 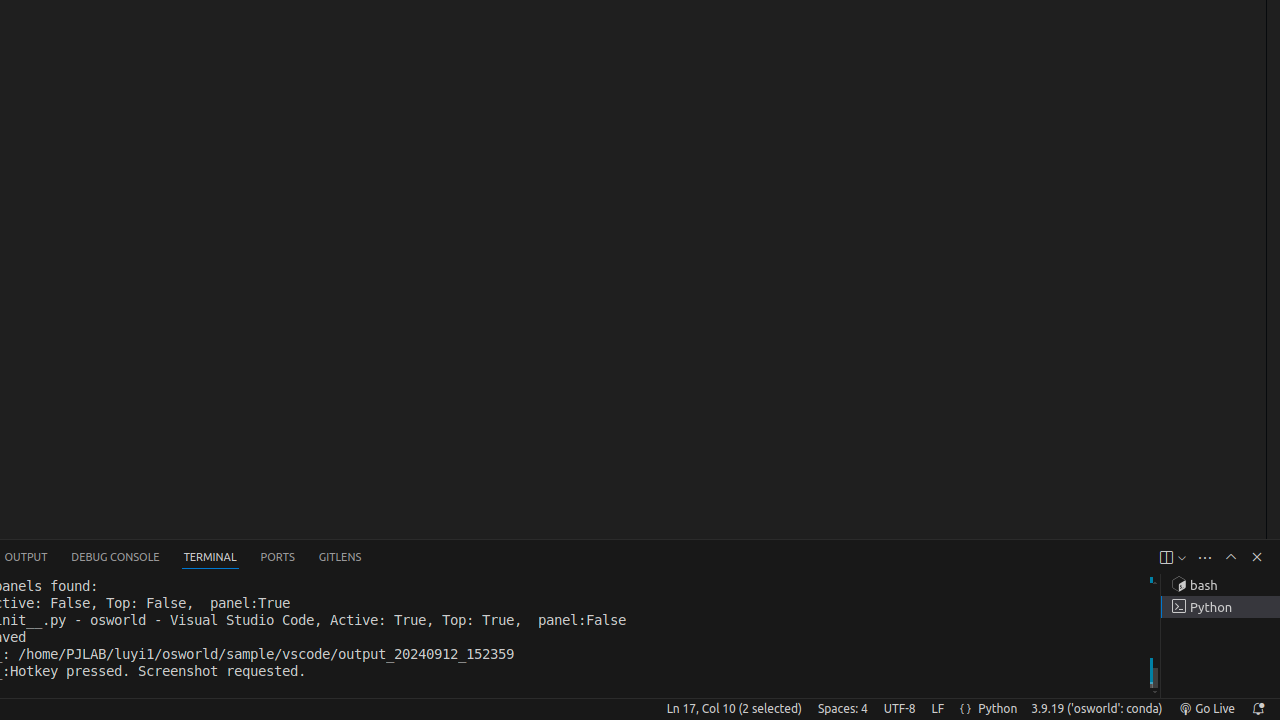 I want to click on 'Spaces: 4', so click(x=842, y=707).